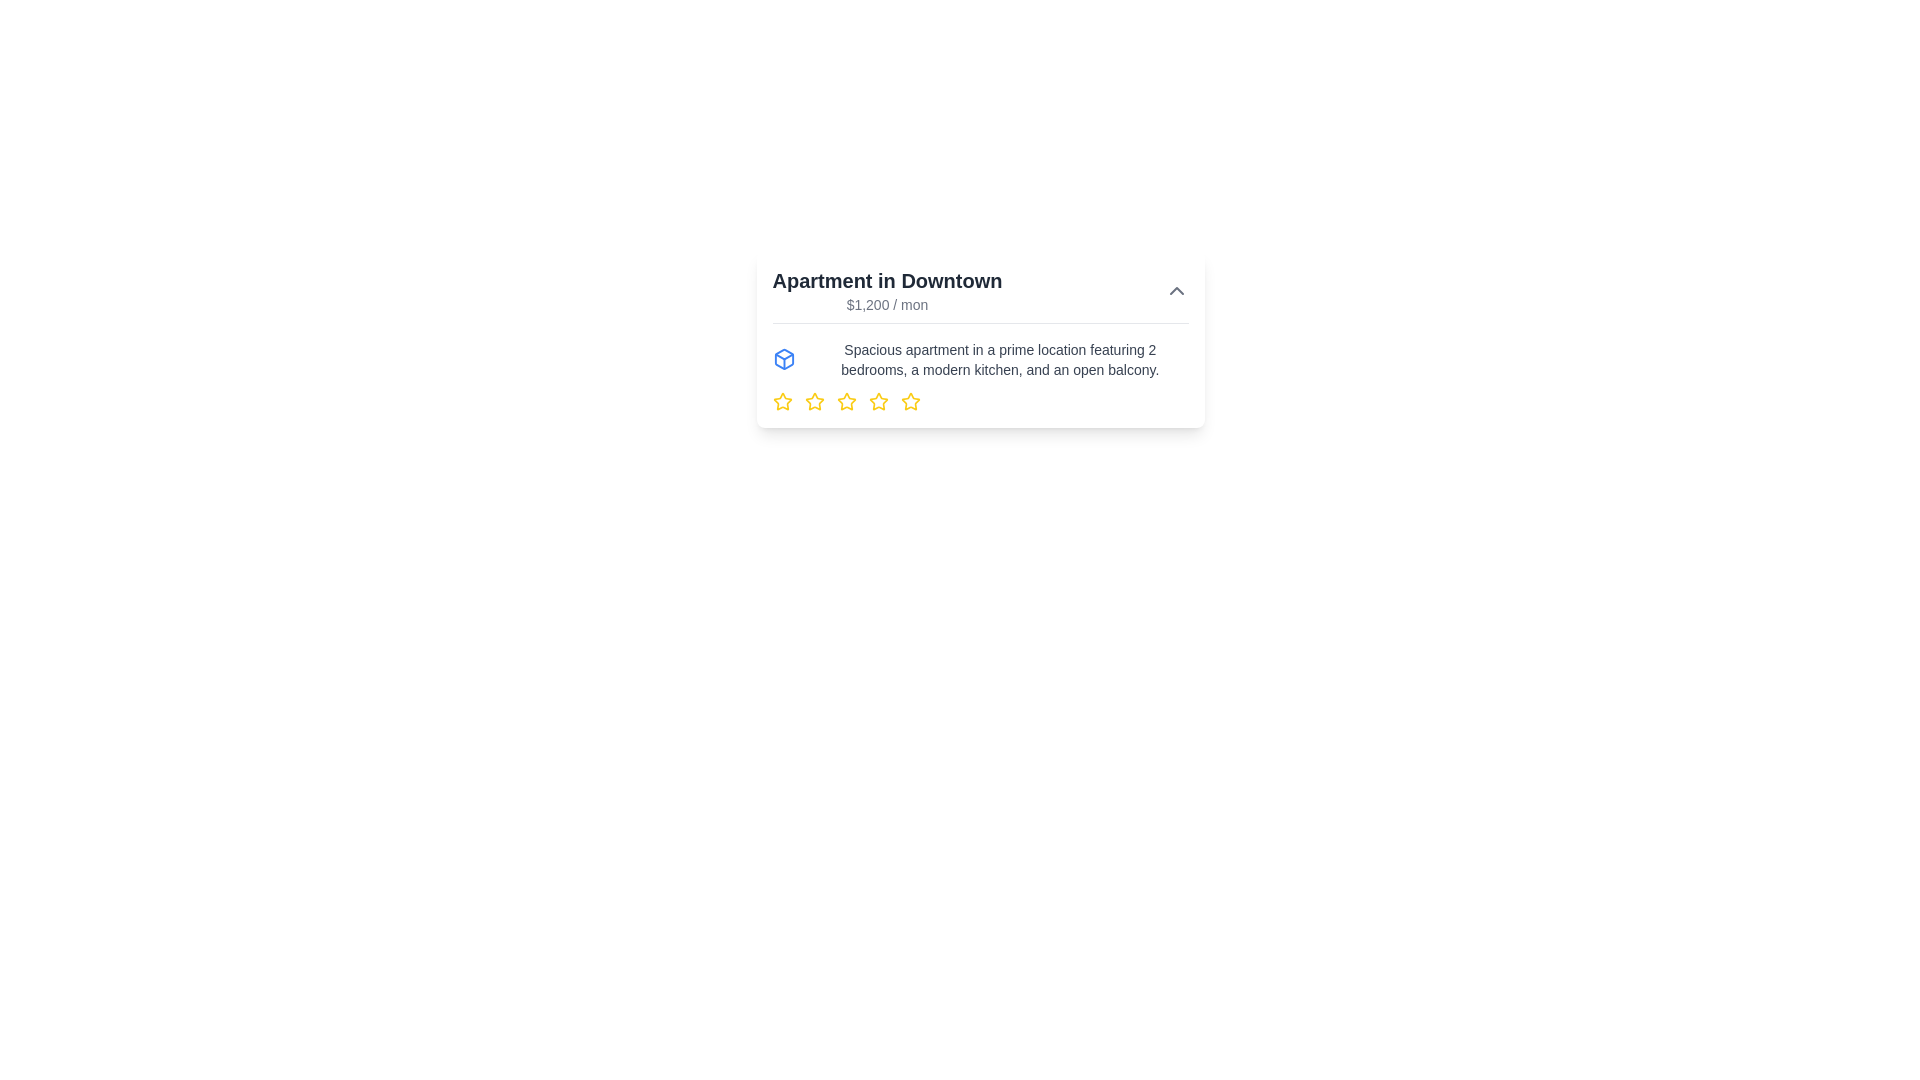 Image resolution: width=1920 pixels, height=1080 pixels. I want to click on the sixth yellow star icon in the sequence of seven located beneath the apartment listing, so click(878, 401).